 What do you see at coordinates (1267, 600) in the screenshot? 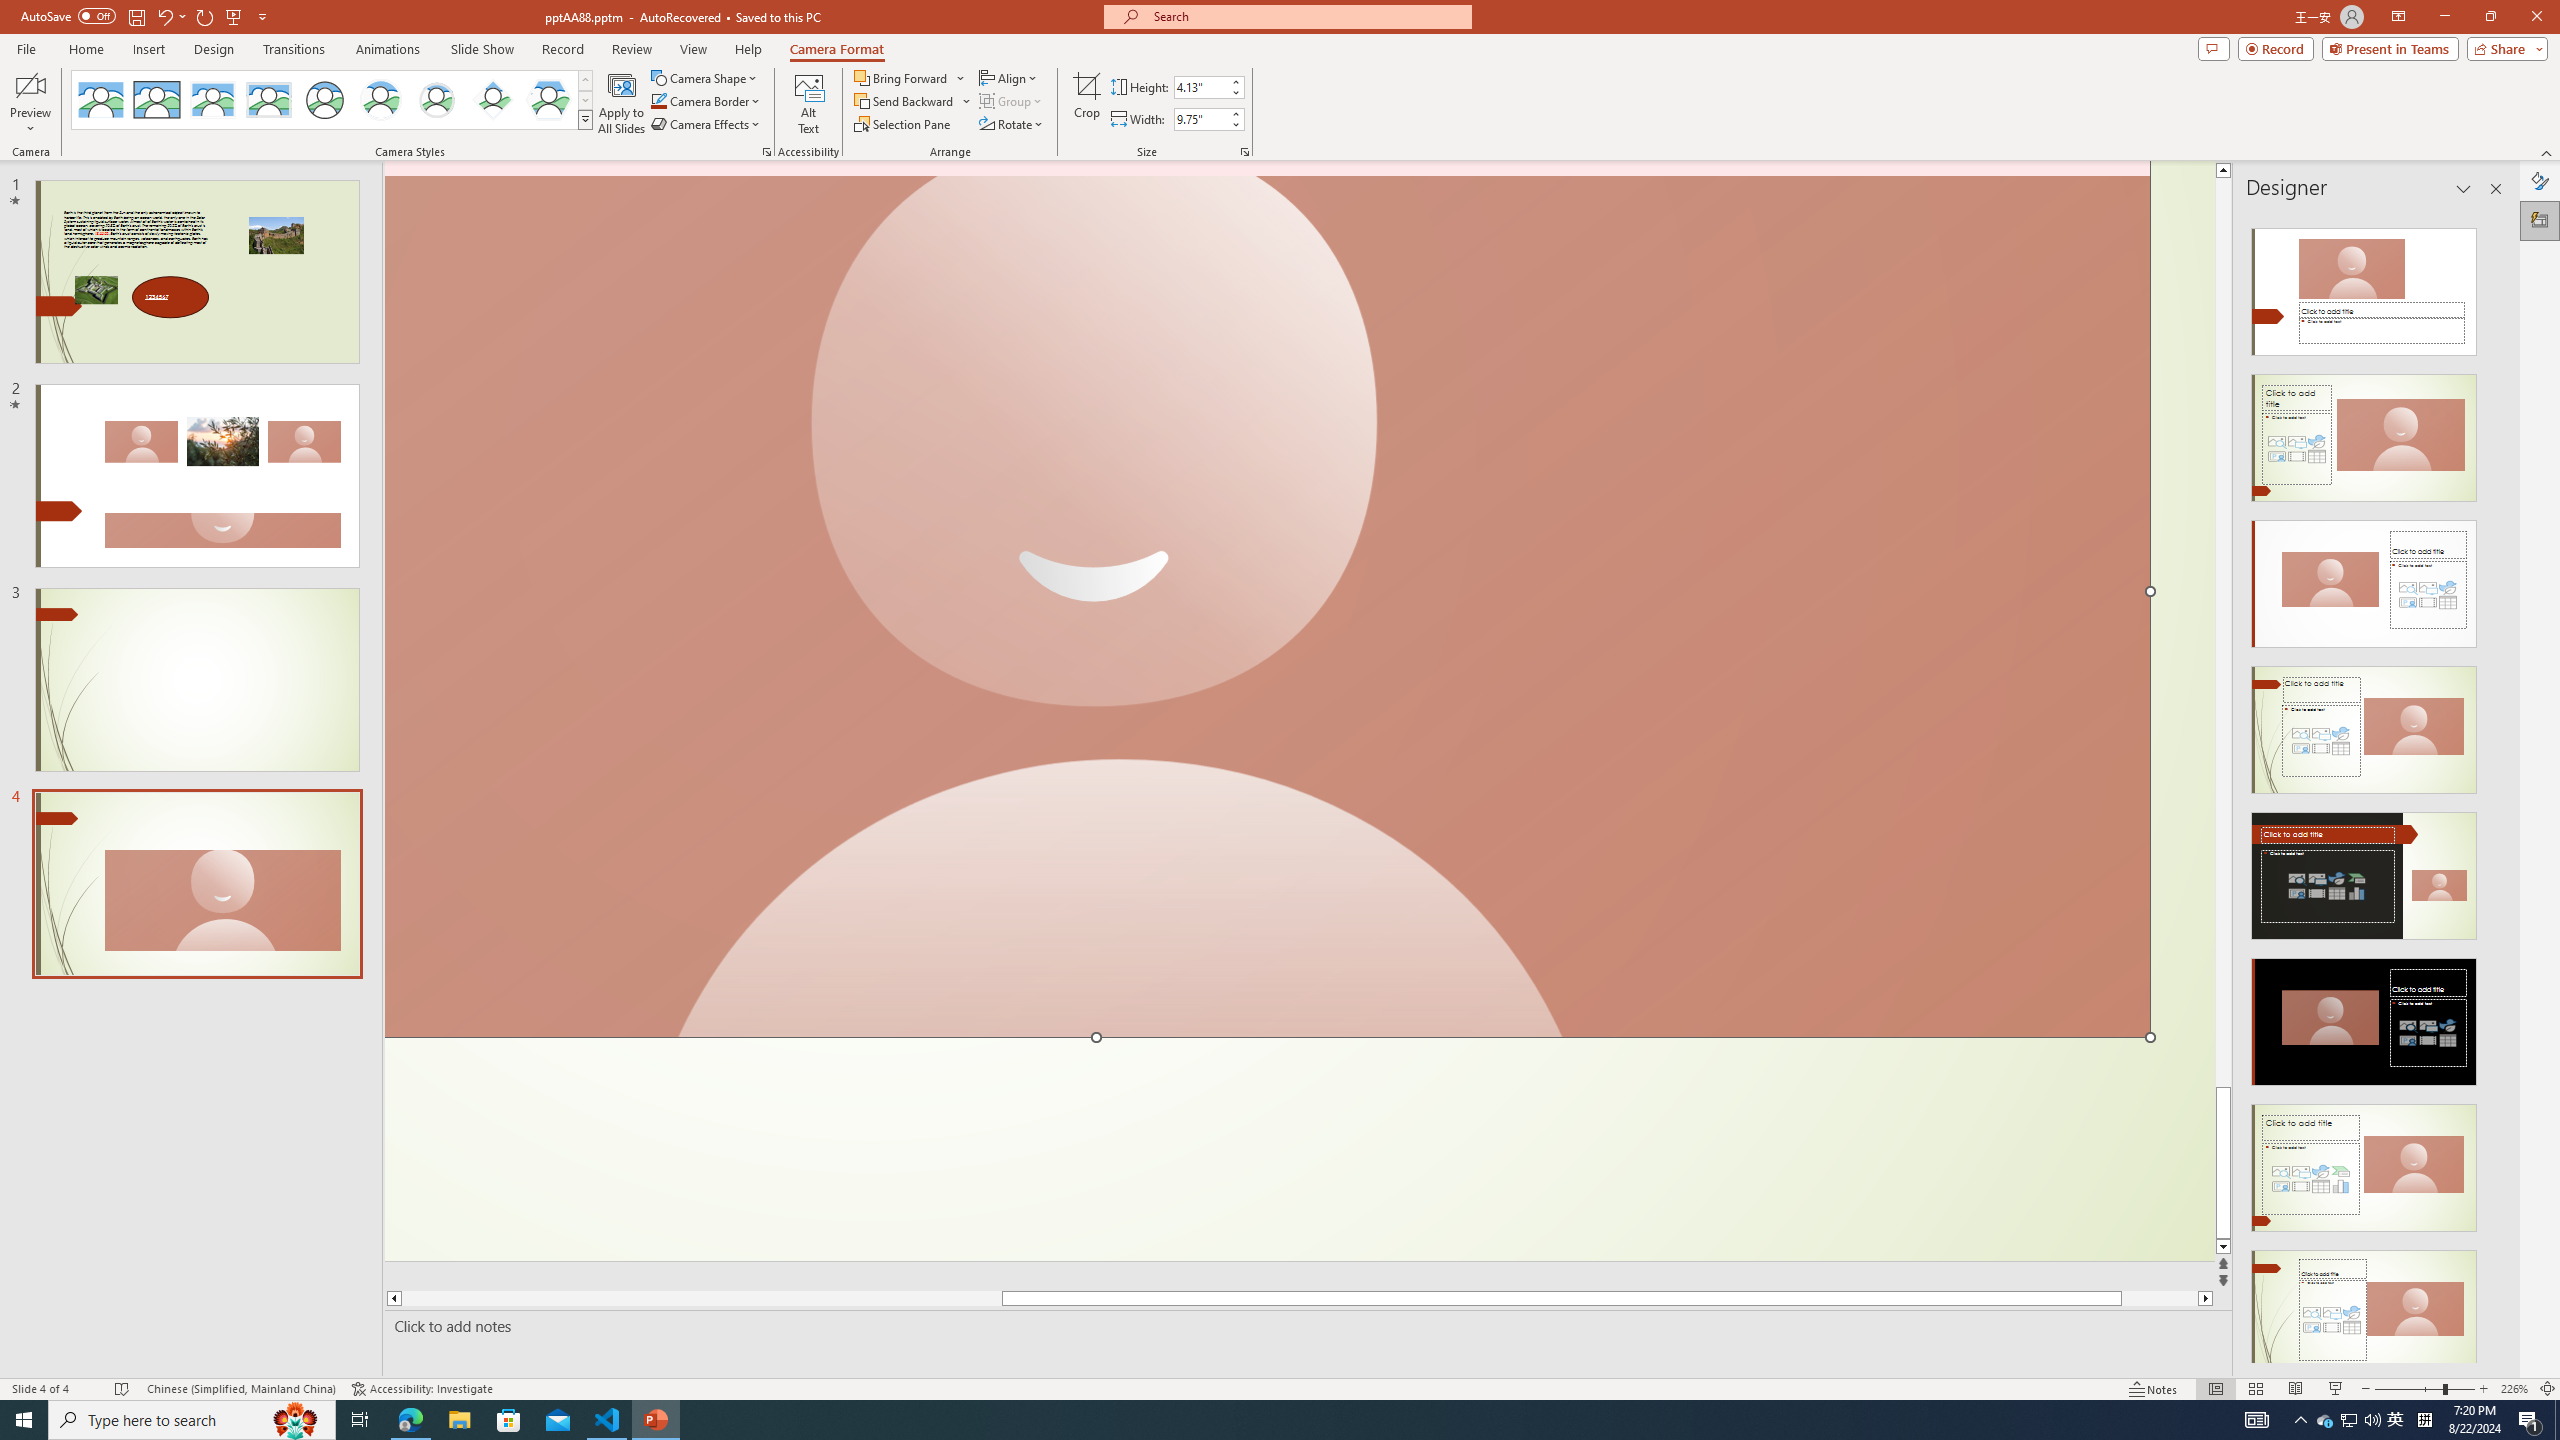
I see `'Camera 3, No camera detected.'` at bounding box center [1267, 600].